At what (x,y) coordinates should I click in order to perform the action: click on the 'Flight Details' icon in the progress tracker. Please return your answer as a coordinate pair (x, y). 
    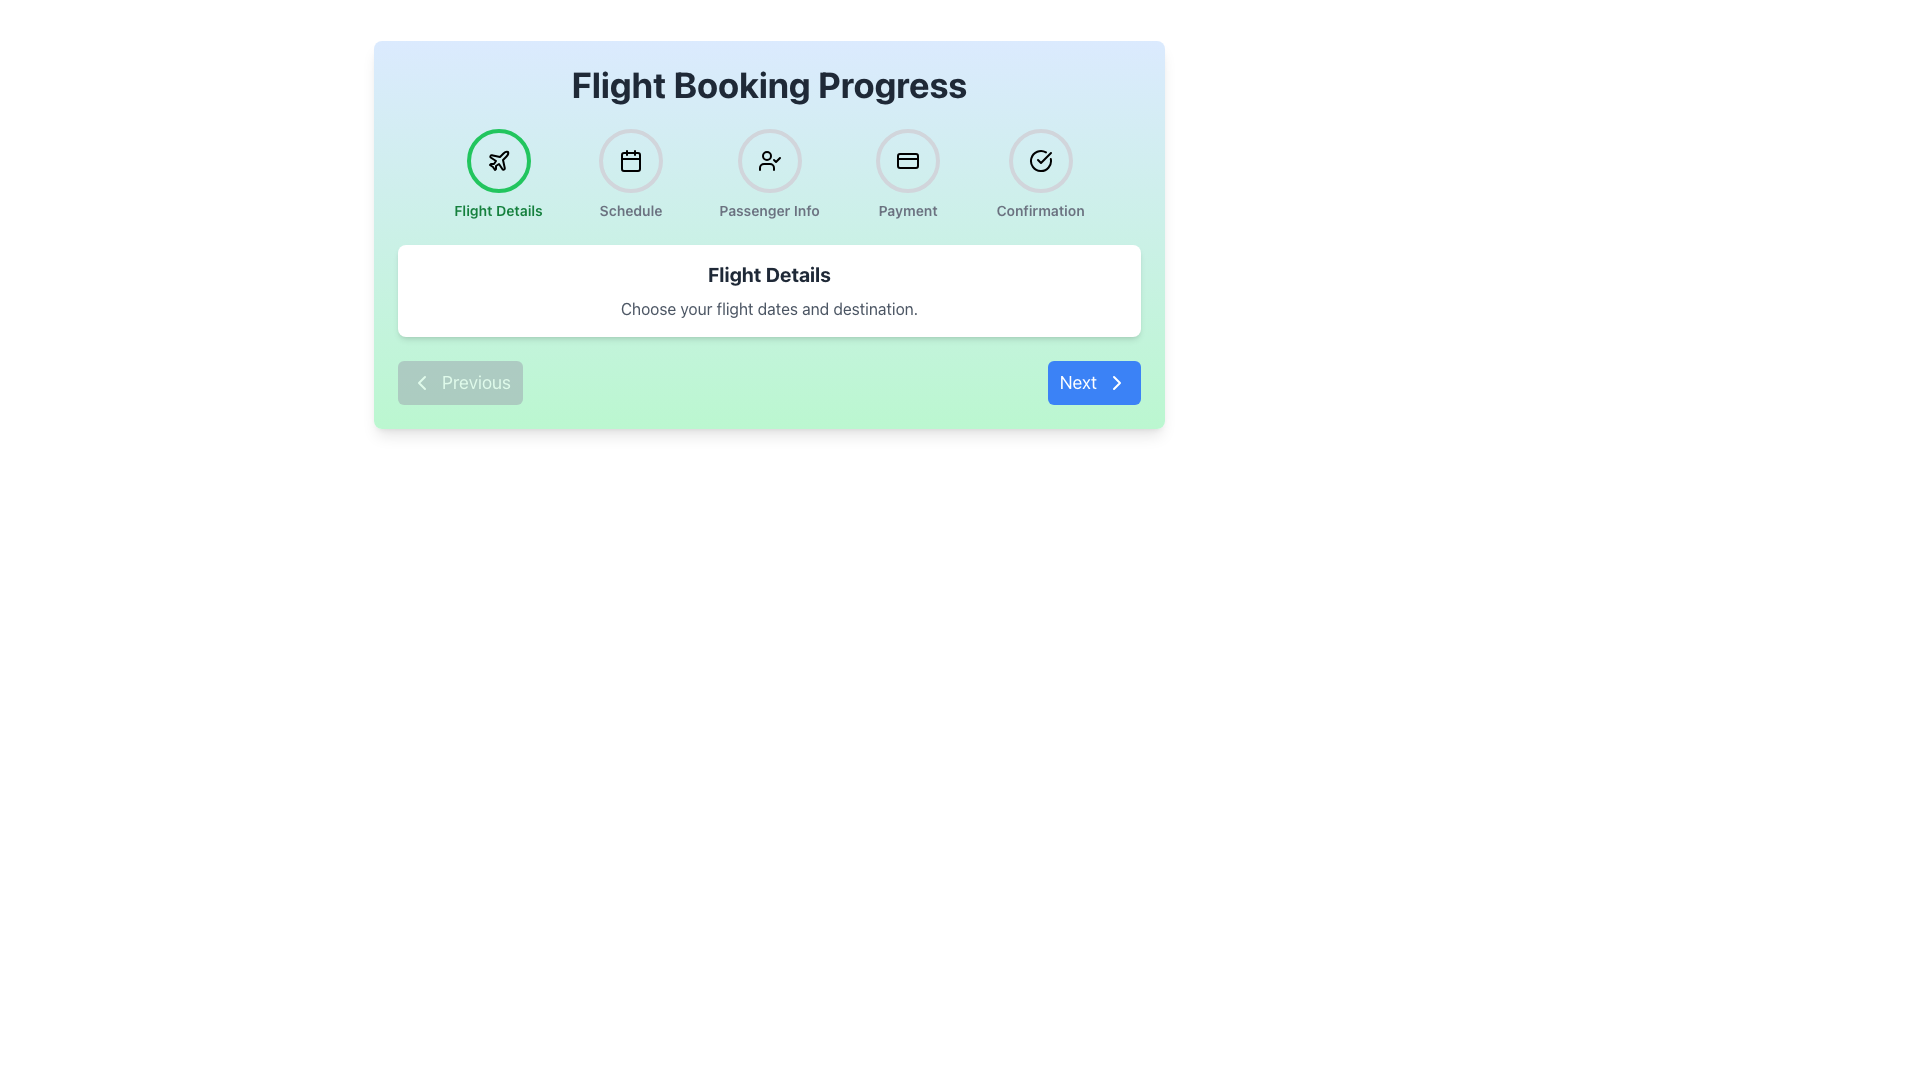
    Looking at the image, I should click on (498, 159).